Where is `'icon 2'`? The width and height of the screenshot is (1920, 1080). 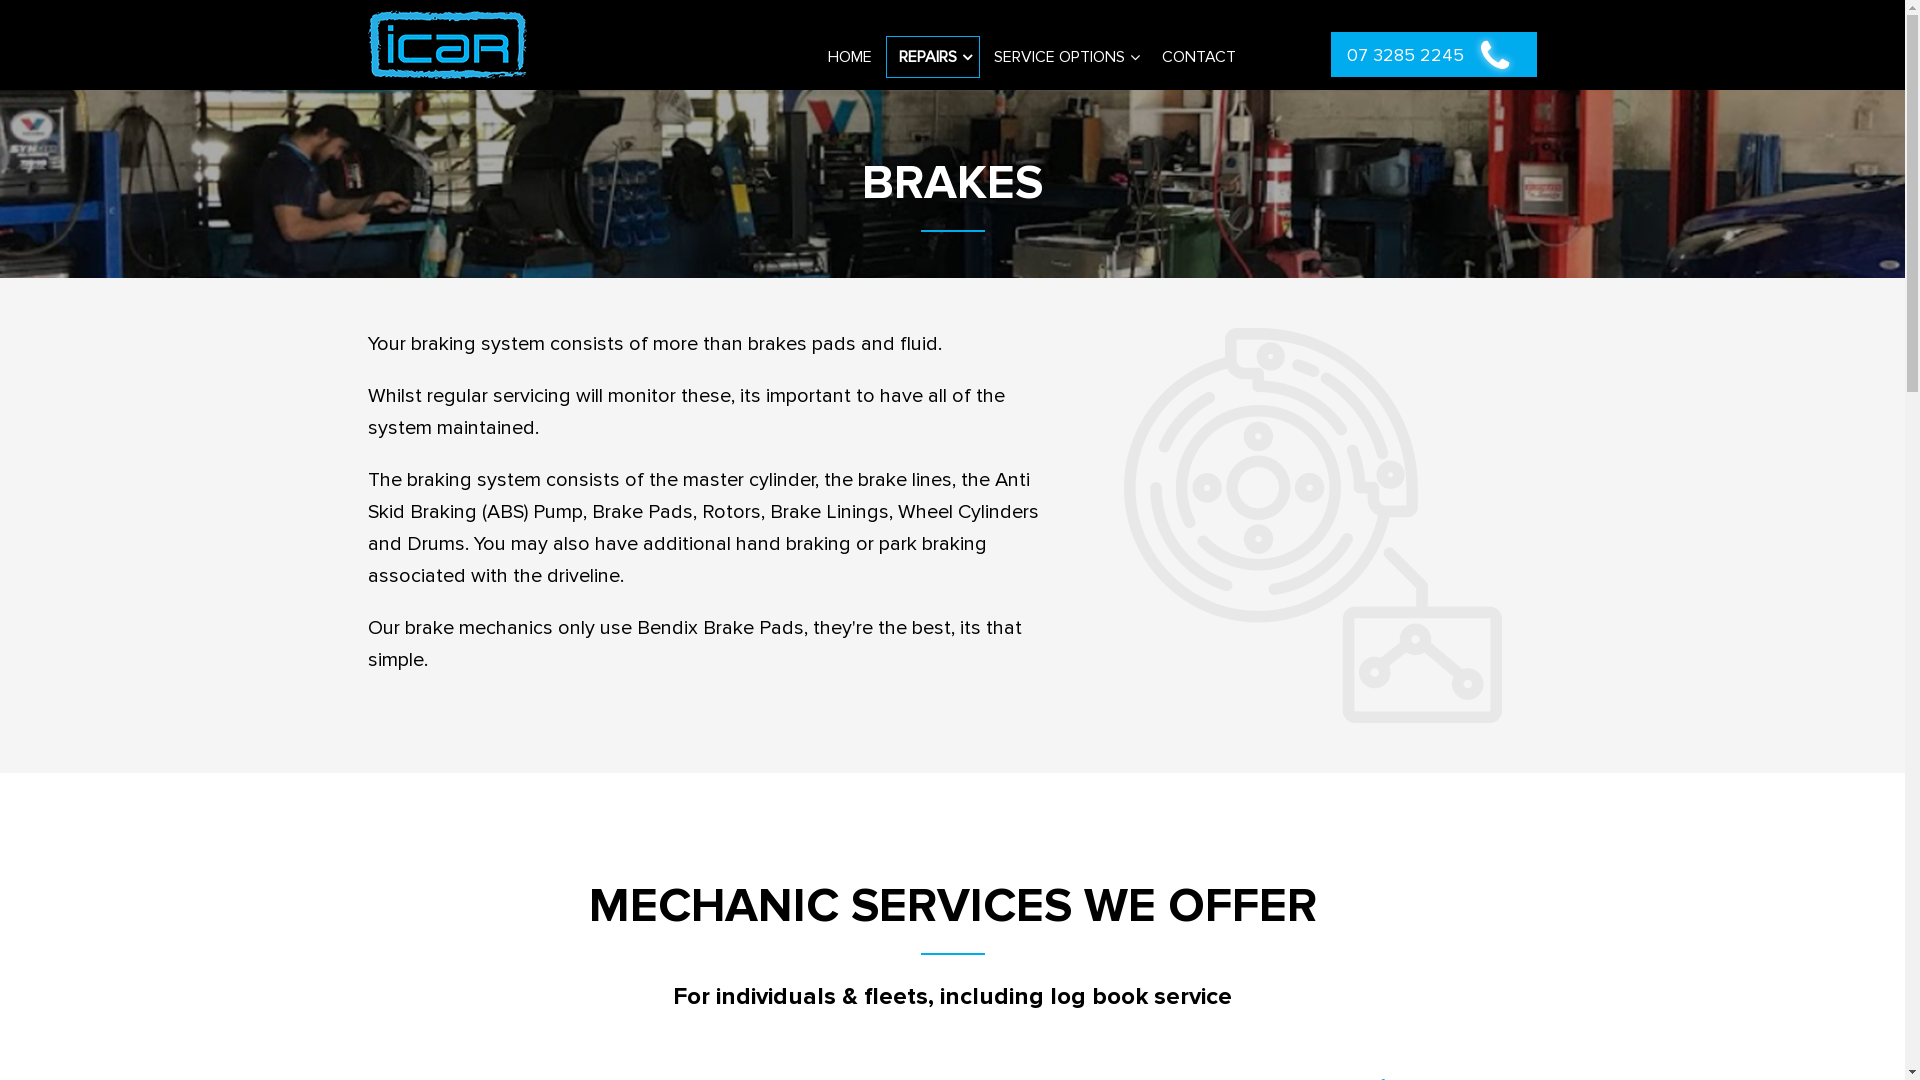 'icon 2' is located at coordinates (1313, 524).